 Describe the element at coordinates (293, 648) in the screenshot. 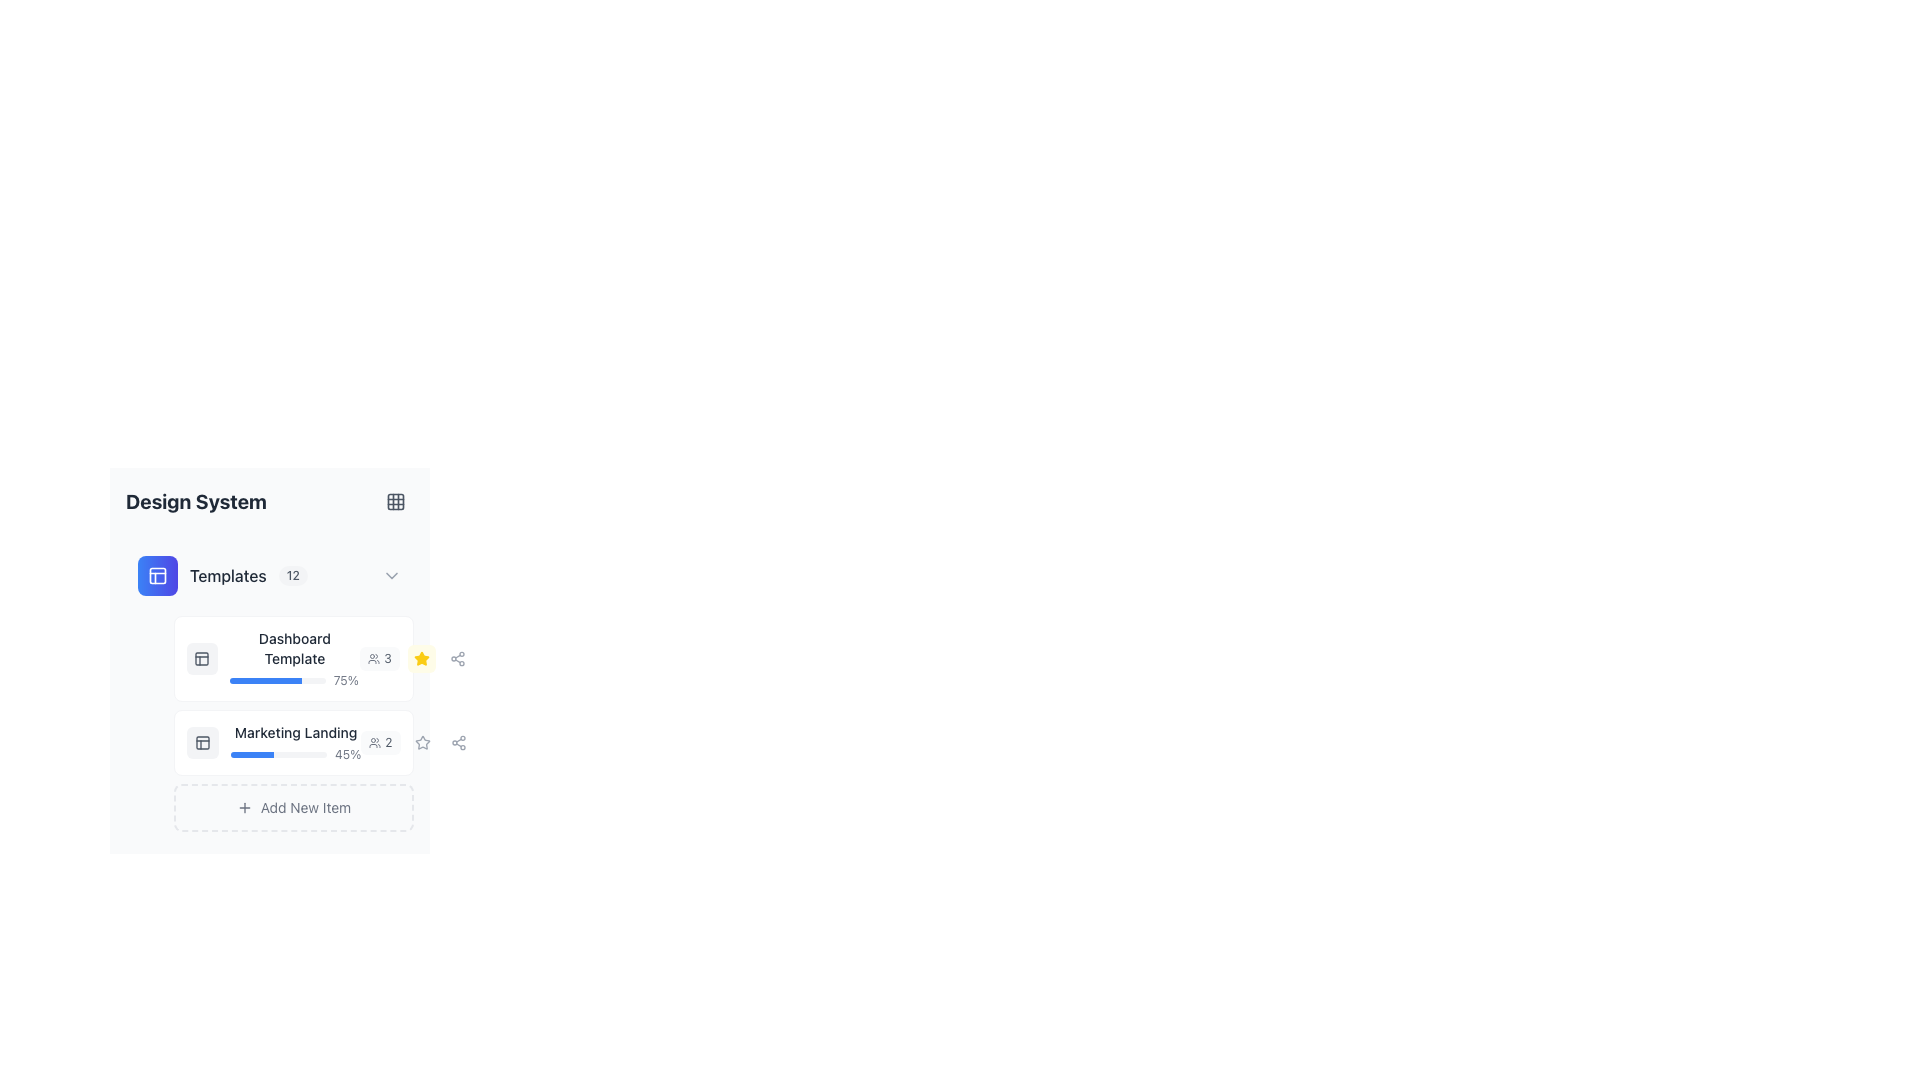

I see `text label titled 'Dashboard Template' located at the top of the card in the 'Templates' section` at that location.